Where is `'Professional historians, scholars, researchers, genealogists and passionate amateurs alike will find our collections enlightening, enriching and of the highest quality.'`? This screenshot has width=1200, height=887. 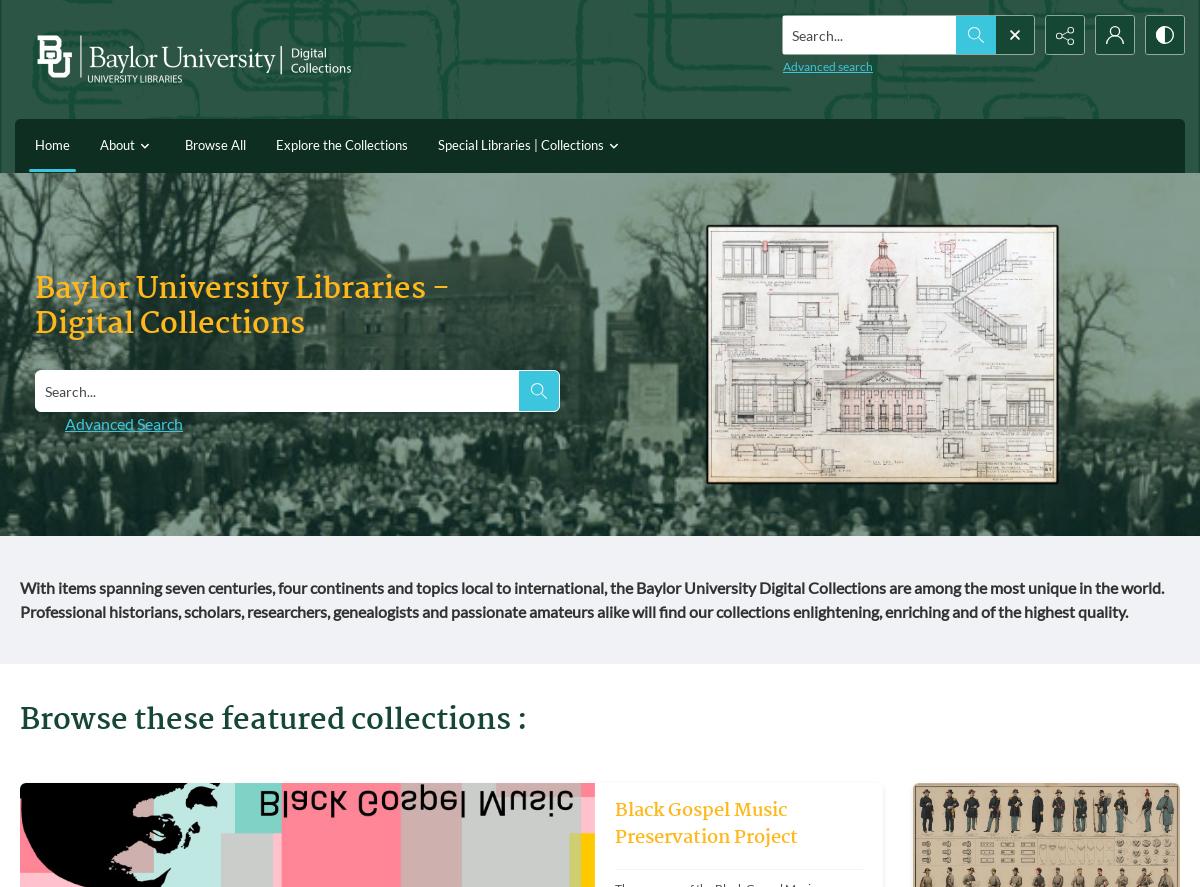
'Professional historians, scholars, researchers, genealogists and passionate amateurs alike will find our collections enlightening, enriching and of the highest quality.' is located at coordinates (572, 611).